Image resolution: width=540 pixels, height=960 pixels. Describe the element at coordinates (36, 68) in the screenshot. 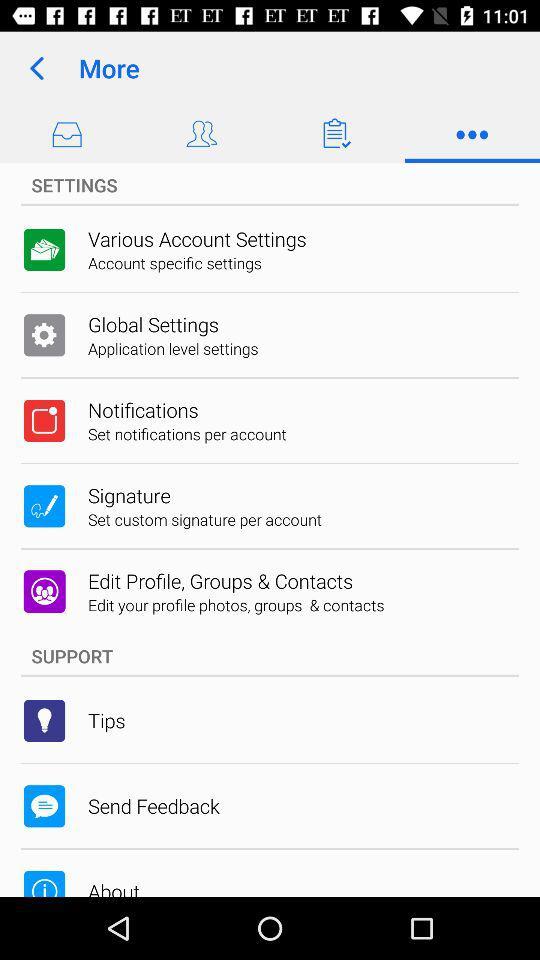

I see `the icon to the left of the more app` at that location.